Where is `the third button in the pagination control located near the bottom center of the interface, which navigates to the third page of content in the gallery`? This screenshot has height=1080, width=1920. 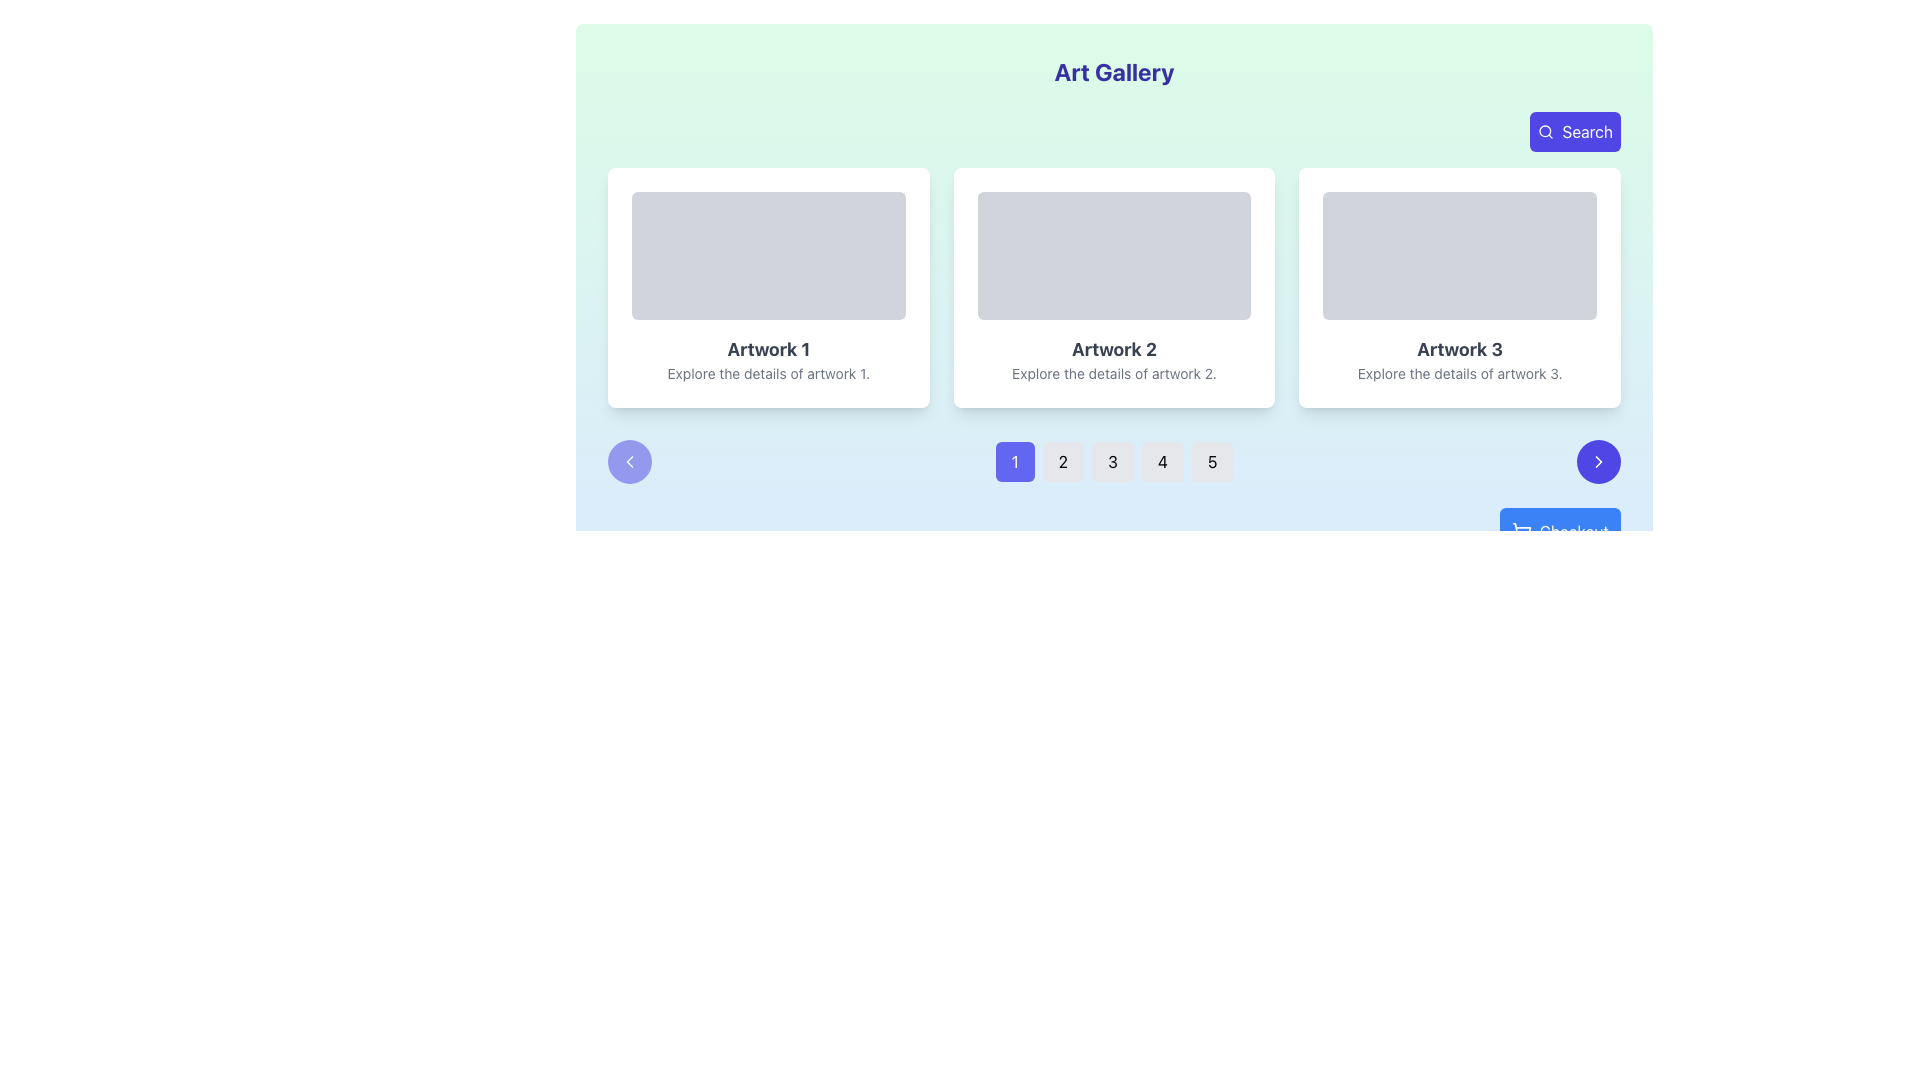 the third button in the pagination control located near the bottom center of the interface, which navigates to the third page of content in the gallery is located at coordinates (1113, 462).